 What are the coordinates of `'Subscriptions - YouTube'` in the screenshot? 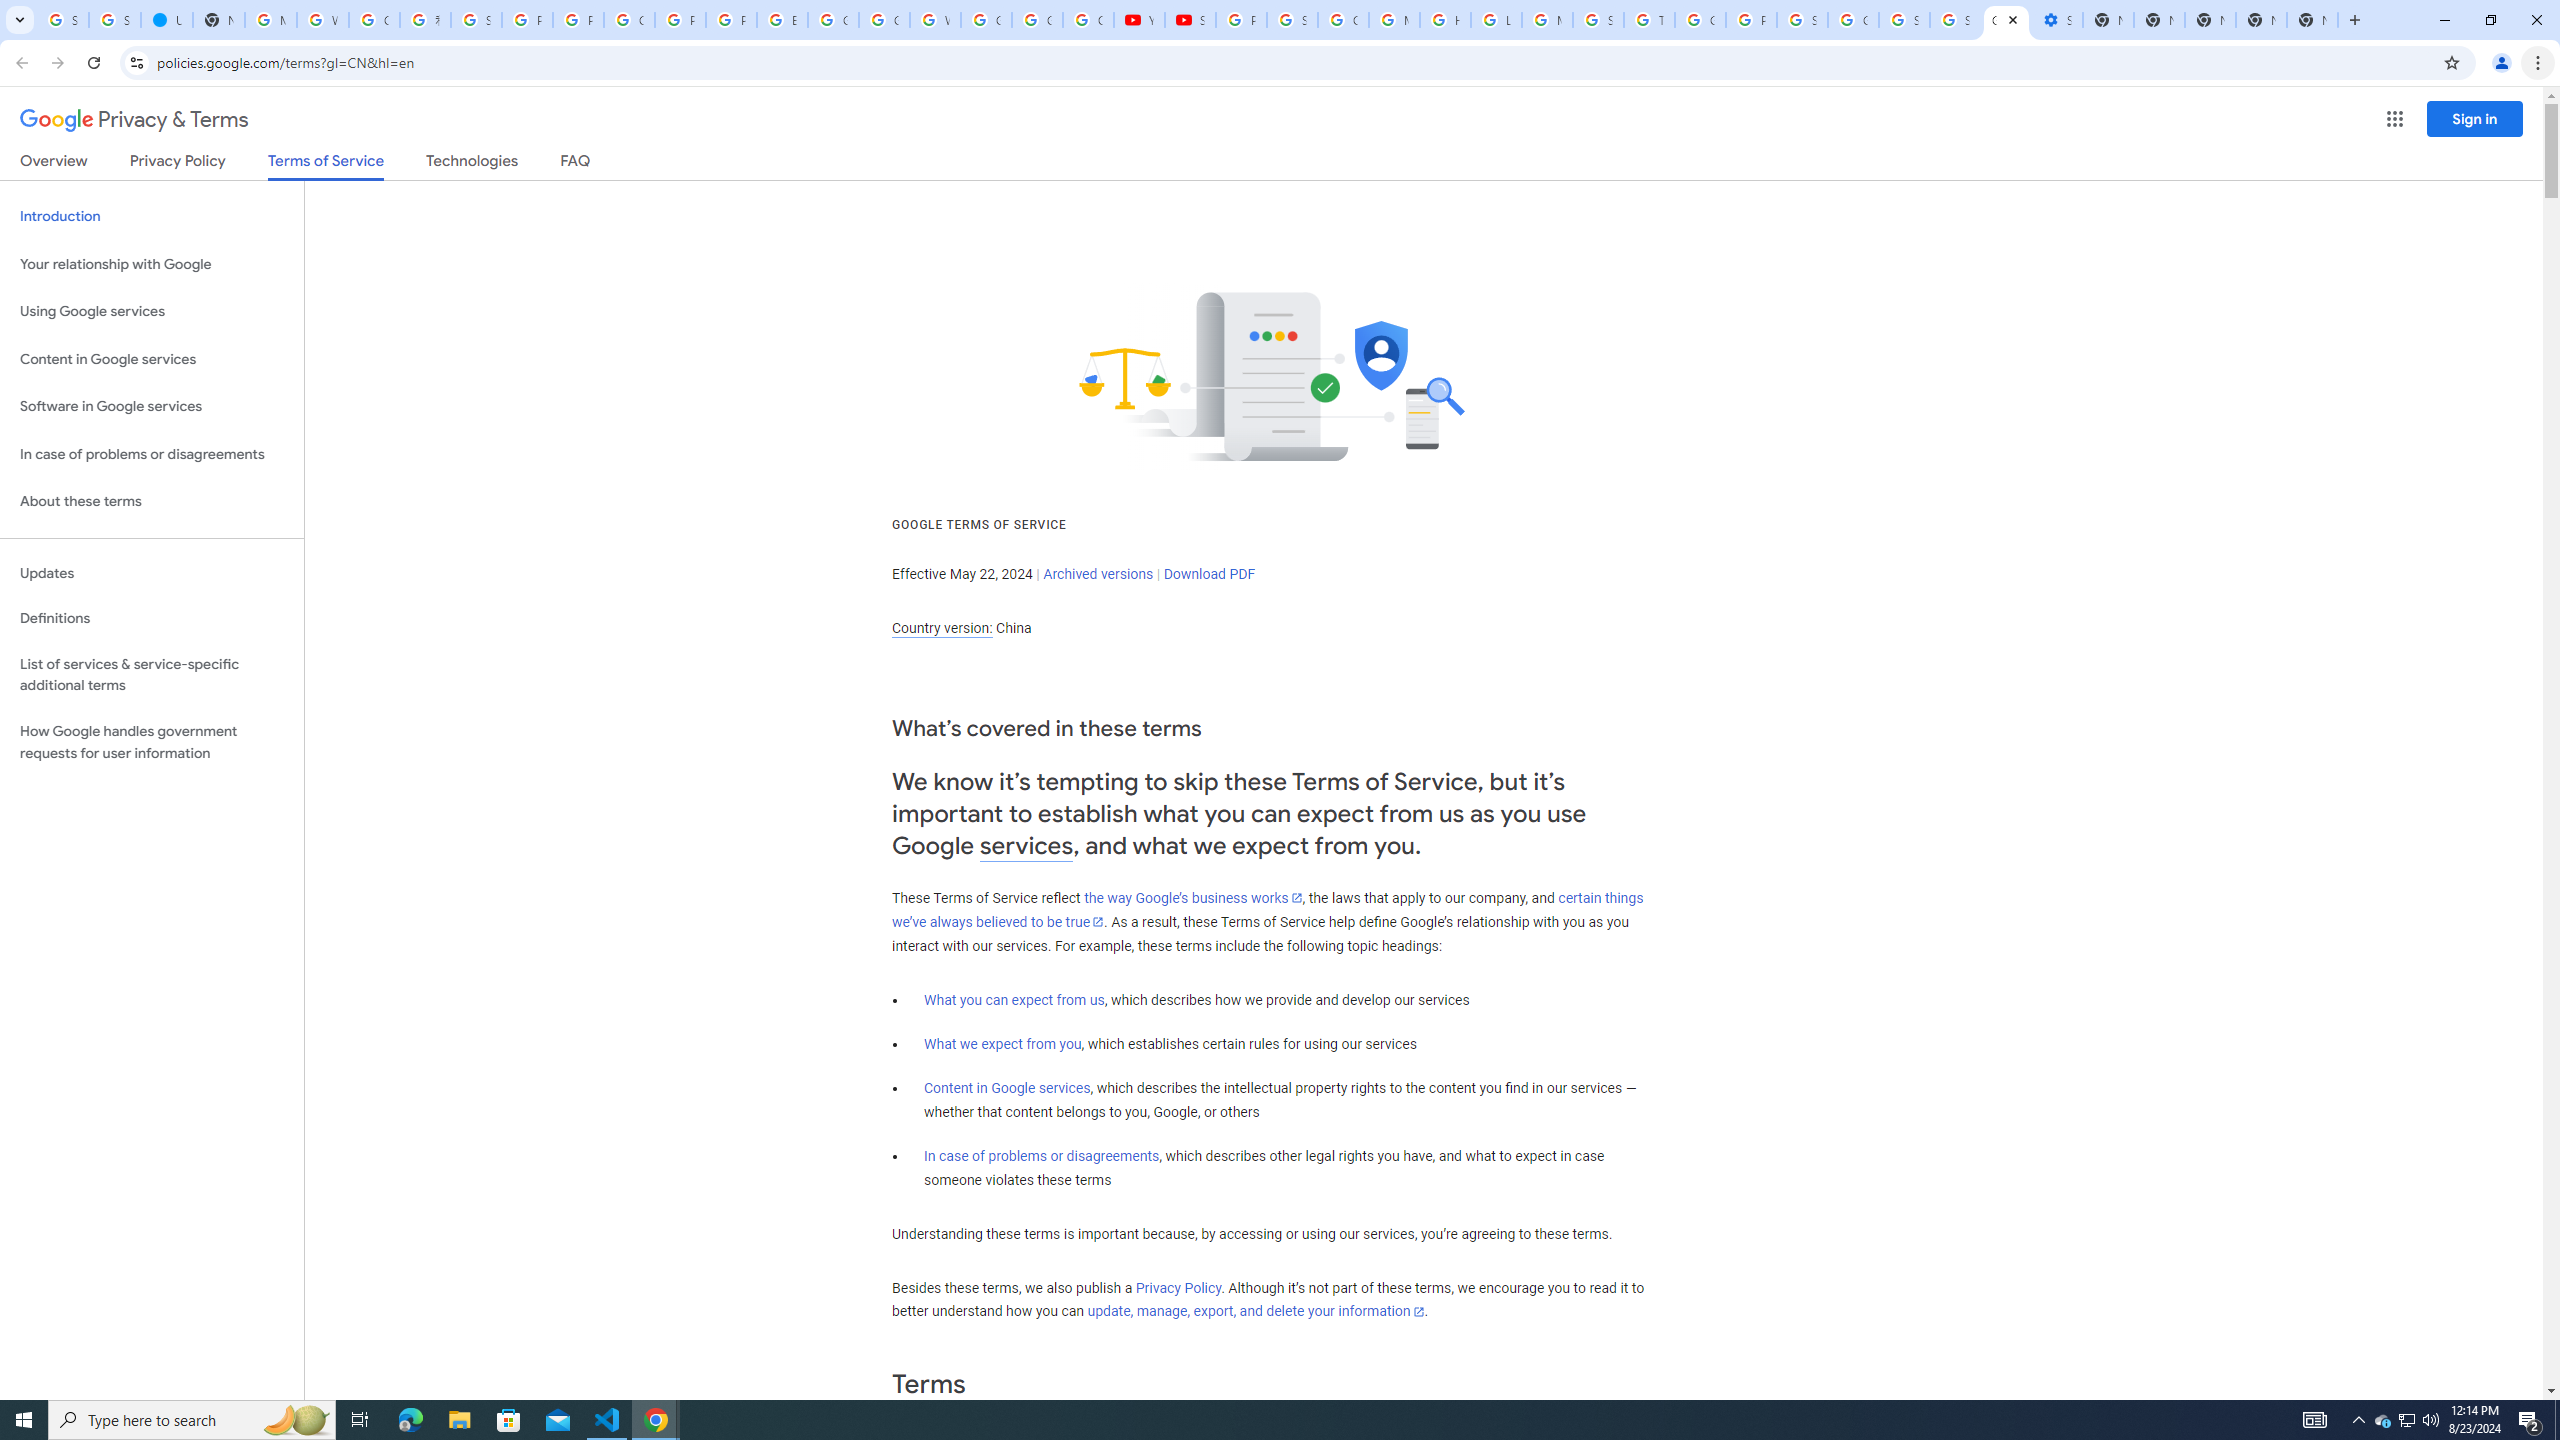 It's located at (1190, 19).